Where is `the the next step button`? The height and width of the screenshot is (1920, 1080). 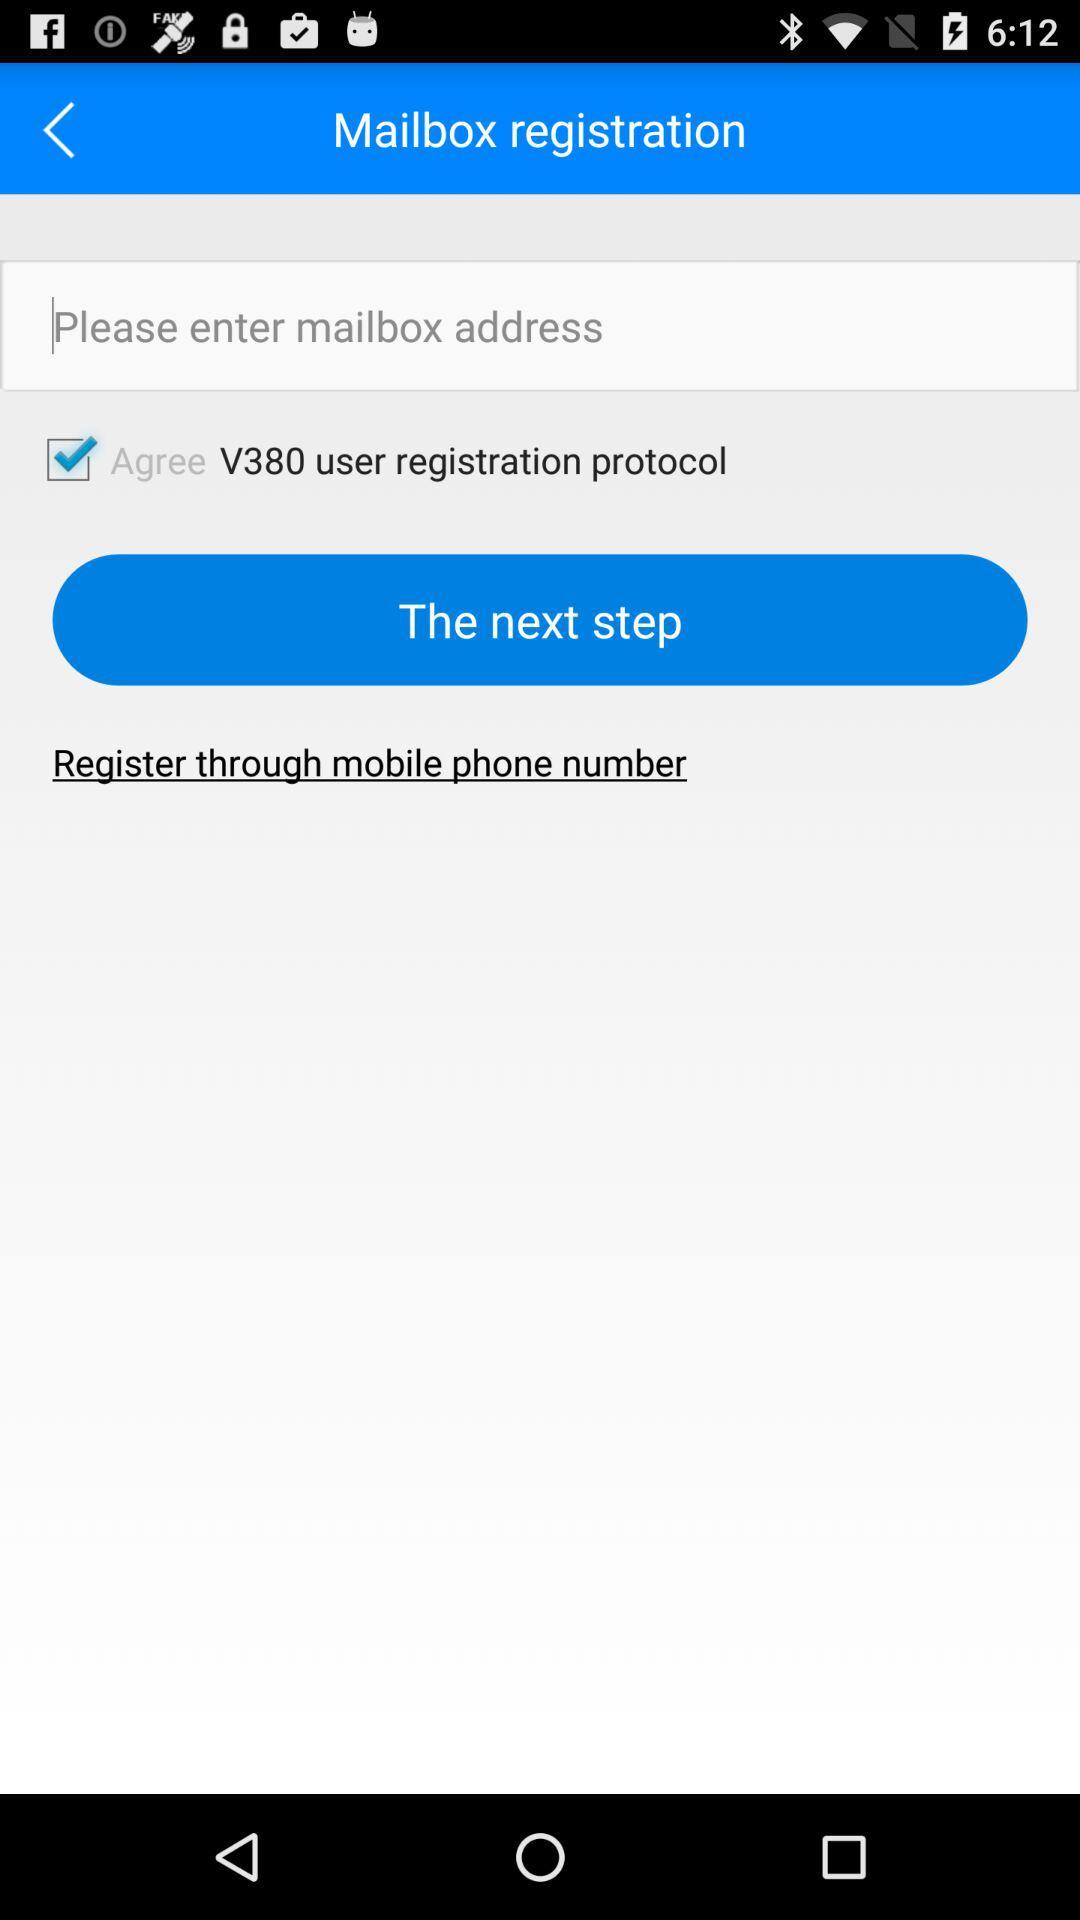
the the next step button is located at coordinates (540, 618).